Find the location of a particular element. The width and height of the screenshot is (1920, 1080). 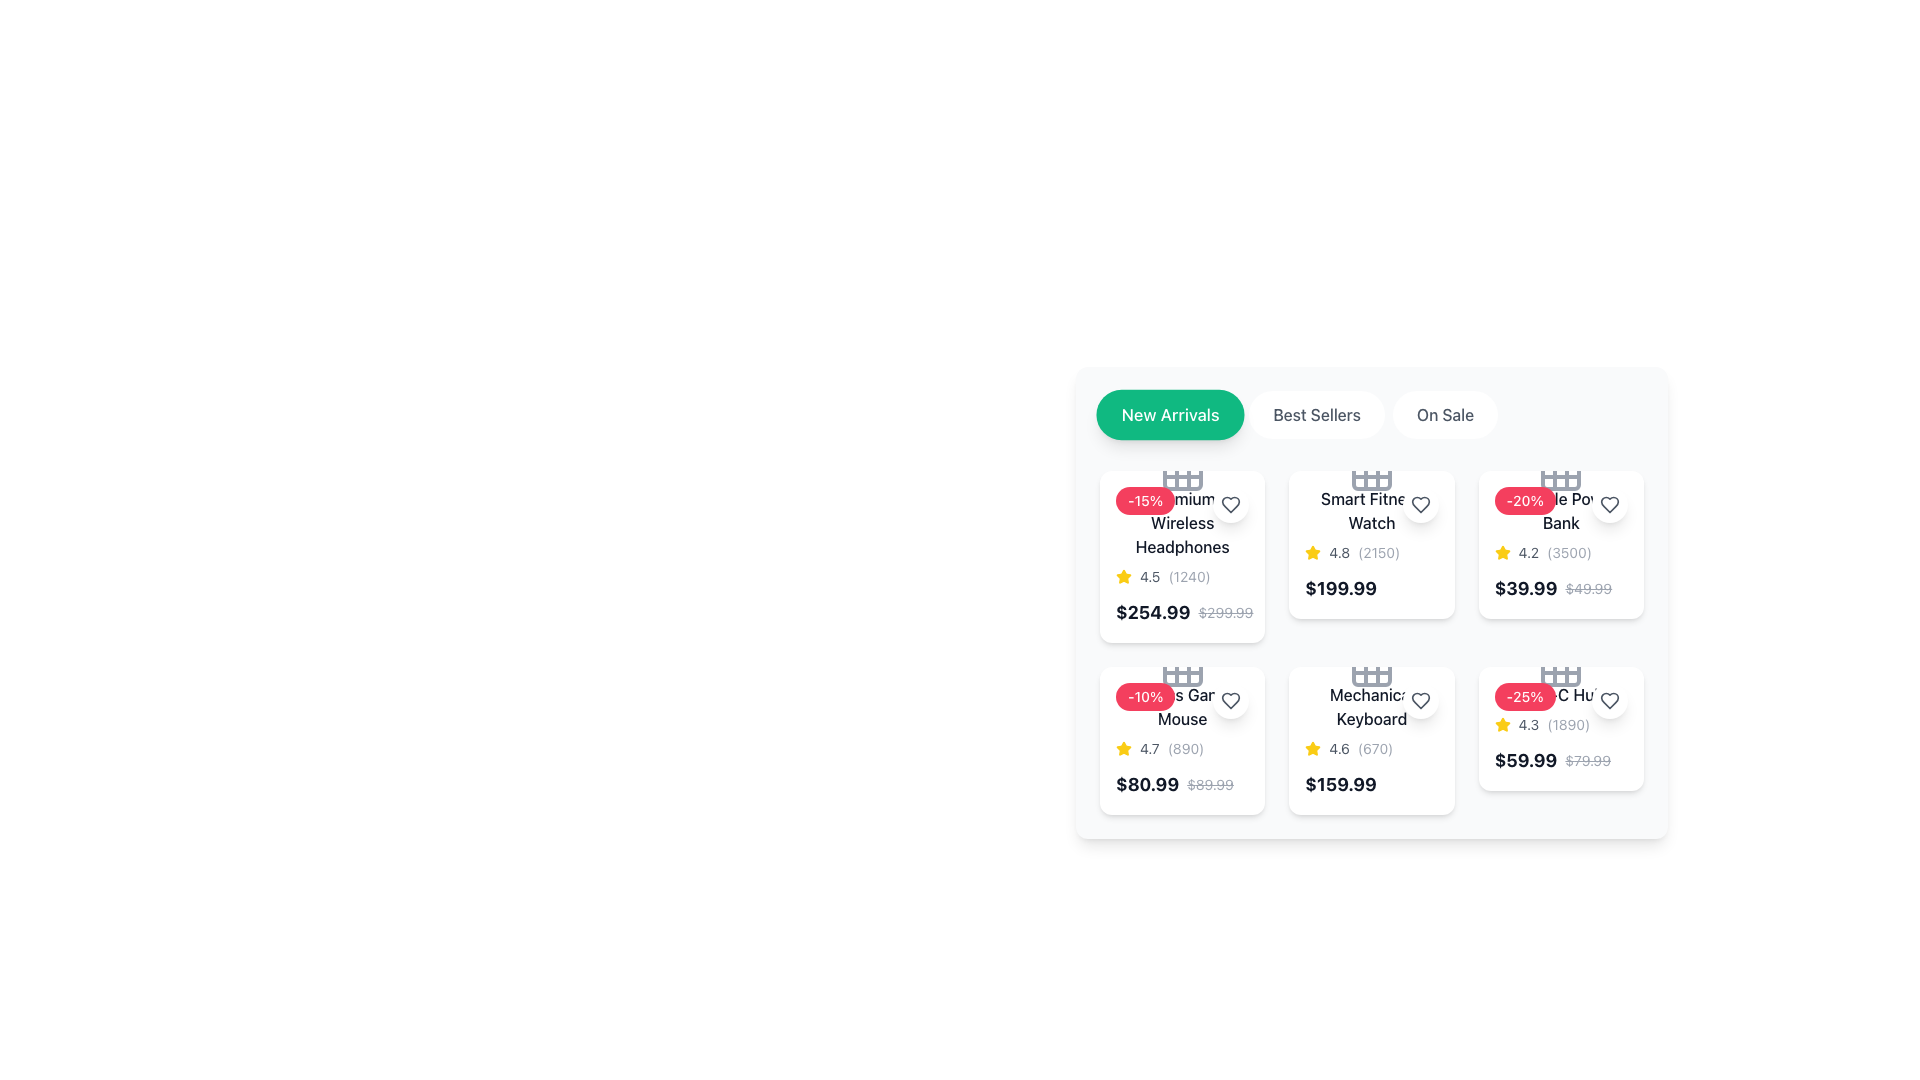

the heart-shaped icon located at the top-right corner of the bottom-right card in the grid to like or save the product is located at coordinates (1609, 700).